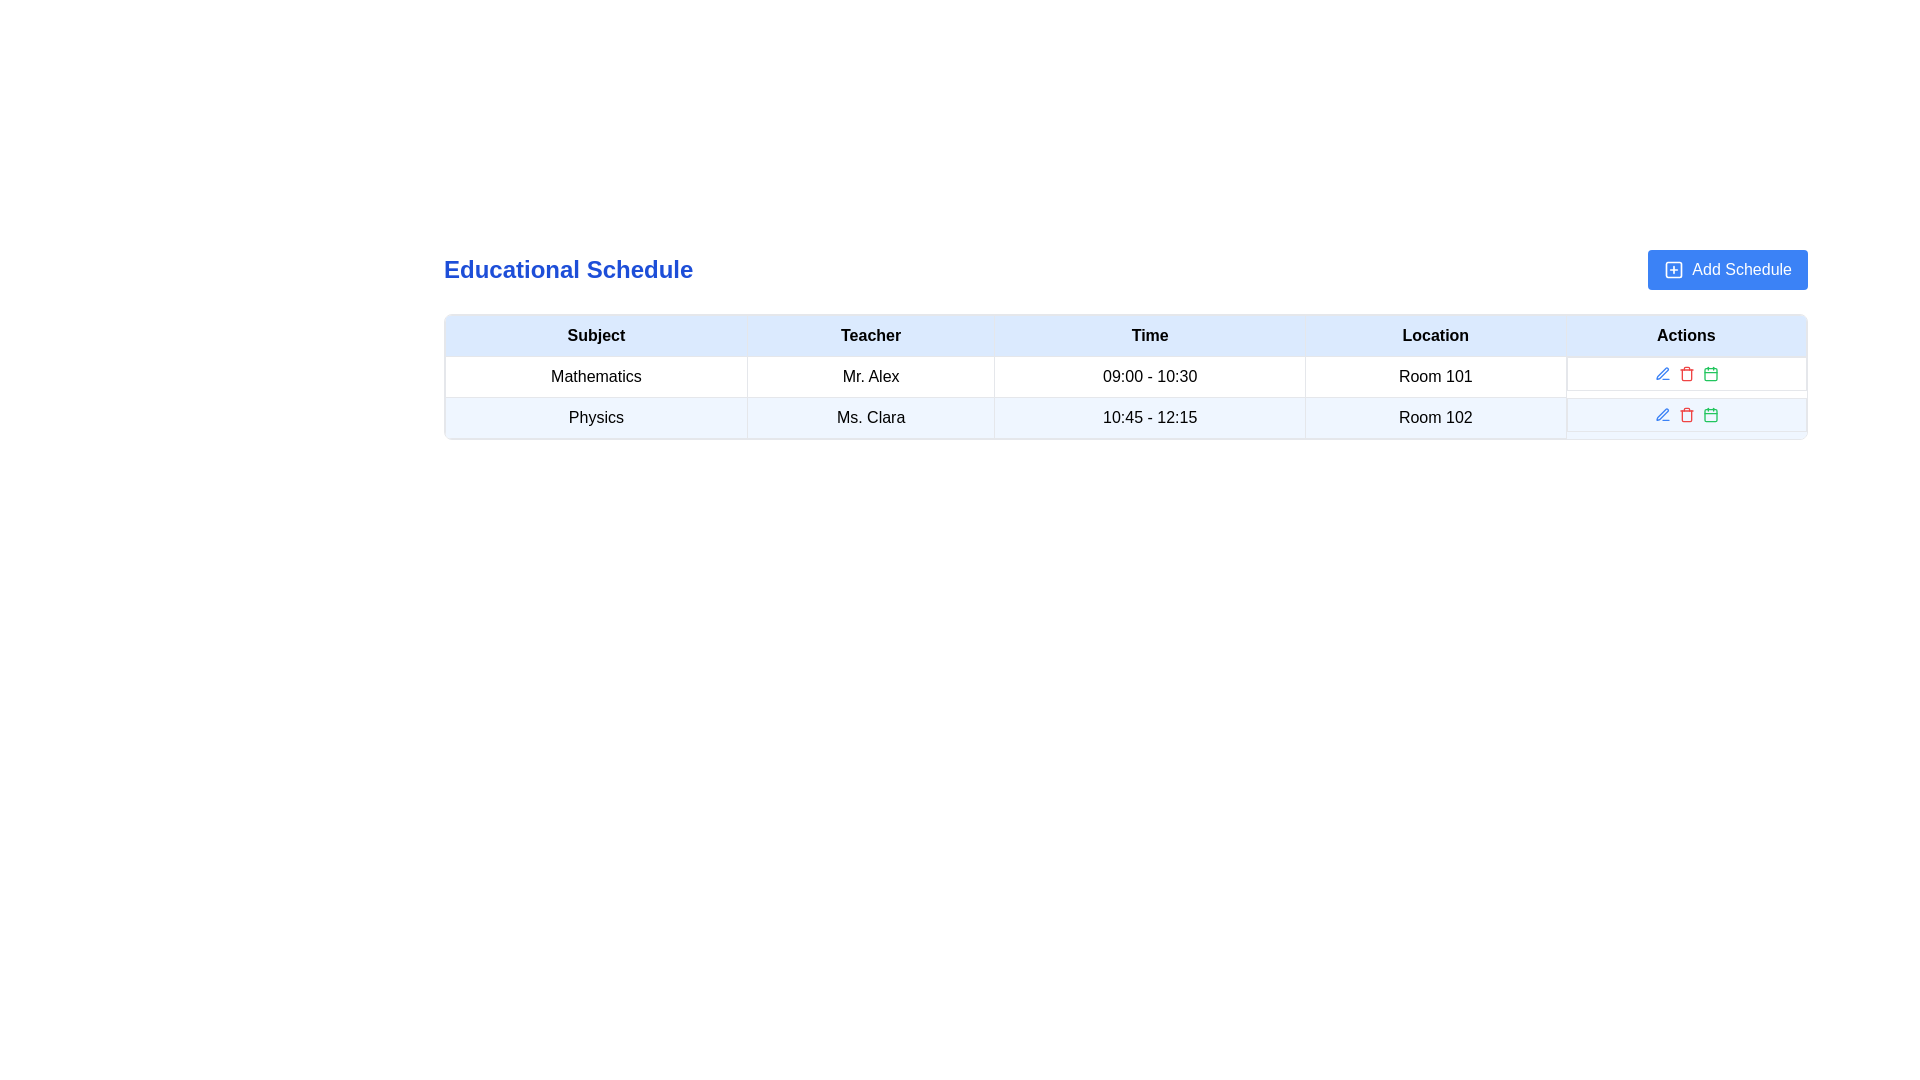 The height and width of the screenshot is (1080, 1920). What do you see at coordinates (1434, 377) in the screenshot?
I see `the label indicating the location of the scheduled event or class in the first row of the table` at bounding box center [1434, 377].